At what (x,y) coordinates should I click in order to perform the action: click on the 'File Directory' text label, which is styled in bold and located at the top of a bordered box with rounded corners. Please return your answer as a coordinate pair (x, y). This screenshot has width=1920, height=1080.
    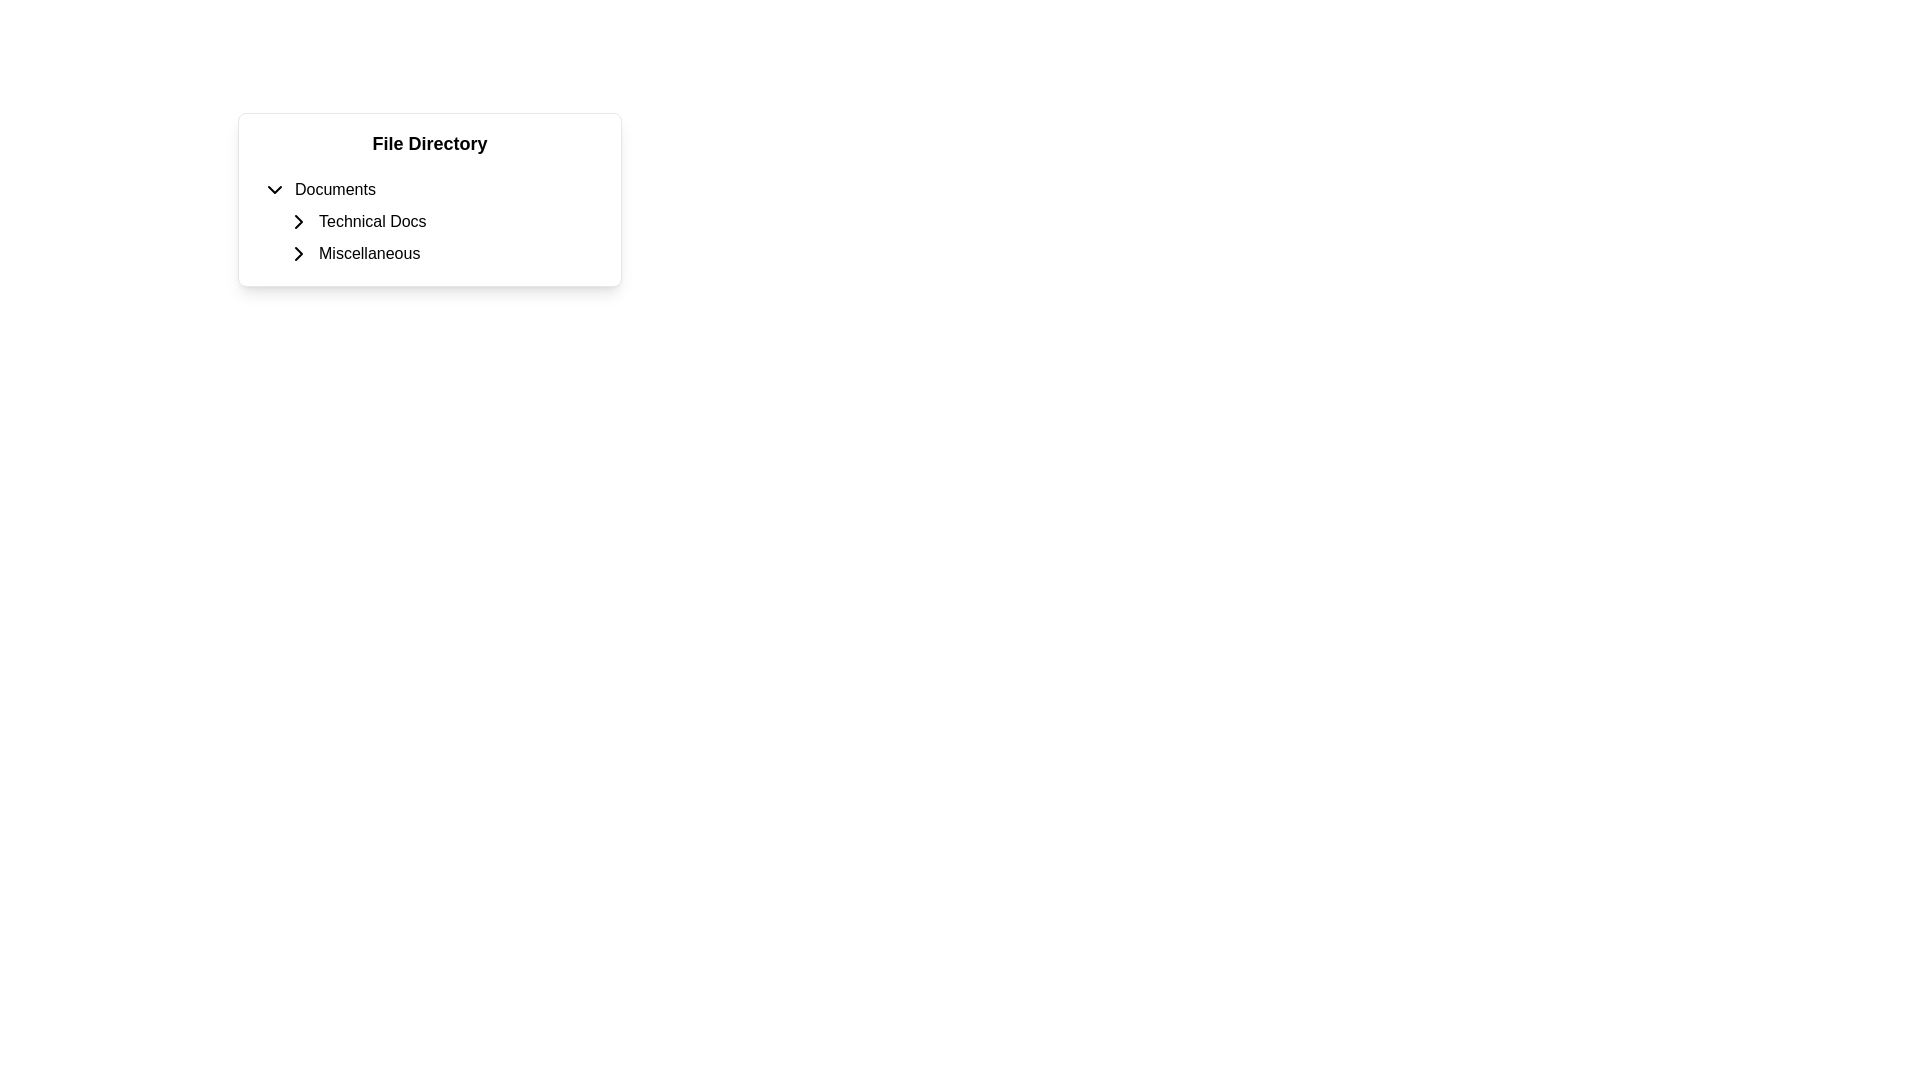
    Looking at the image, I should click on (429, 142).